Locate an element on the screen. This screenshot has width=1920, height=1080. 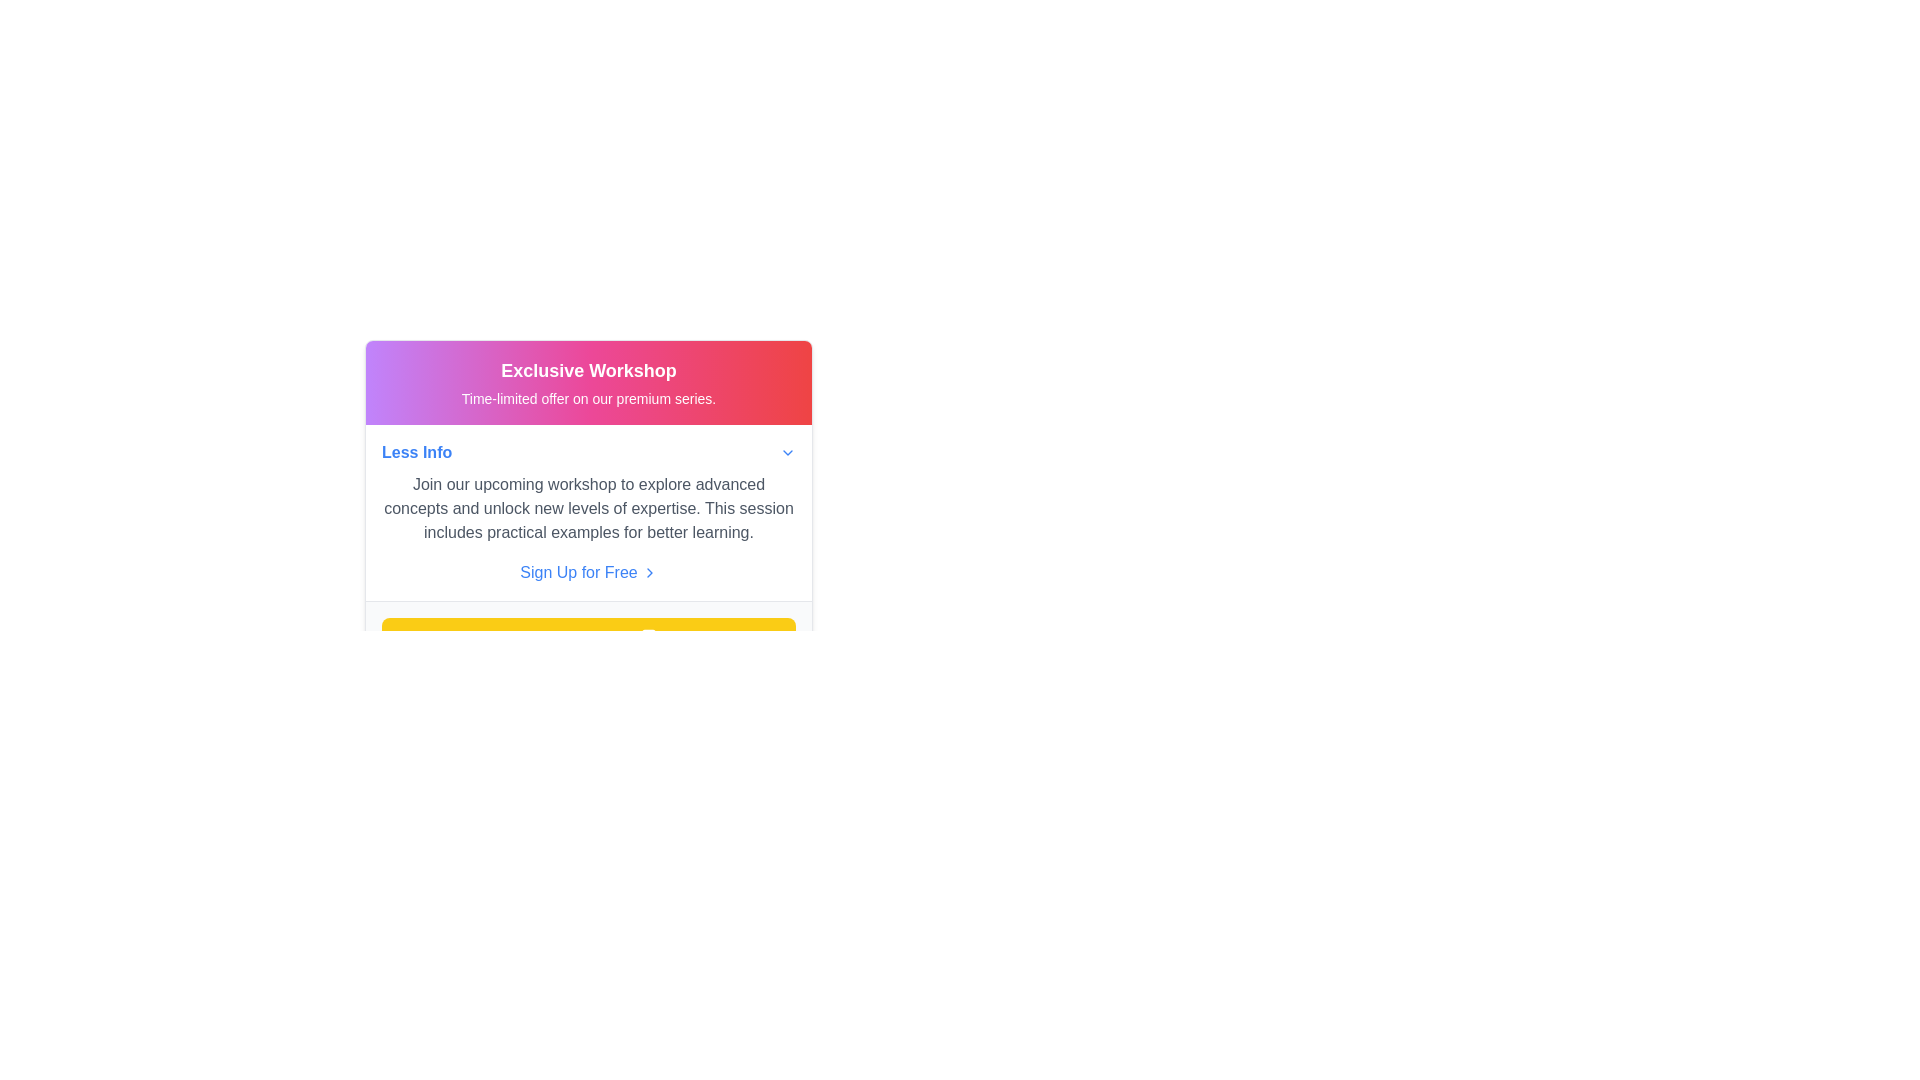
the arrow icon that indicates forward navigation next to the 'Sign Up for Free' hyperlink is located at coordinates (649, 573).